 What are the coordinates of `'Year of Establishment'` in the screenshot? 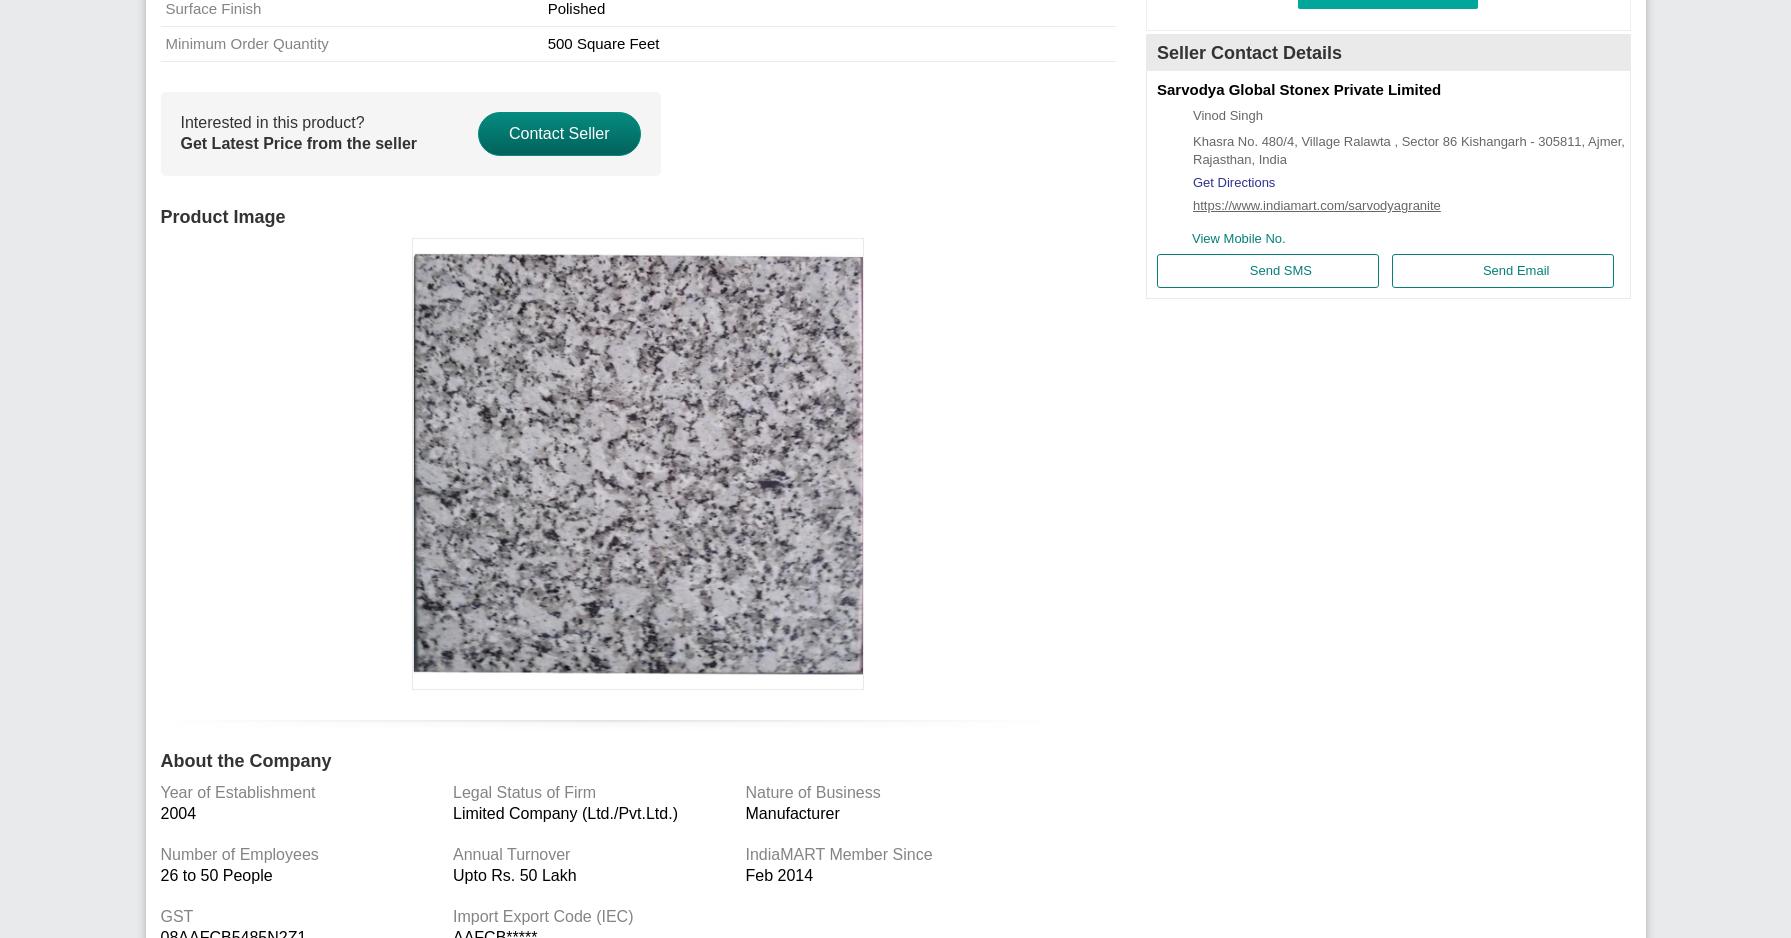 It's located at (159, 791).